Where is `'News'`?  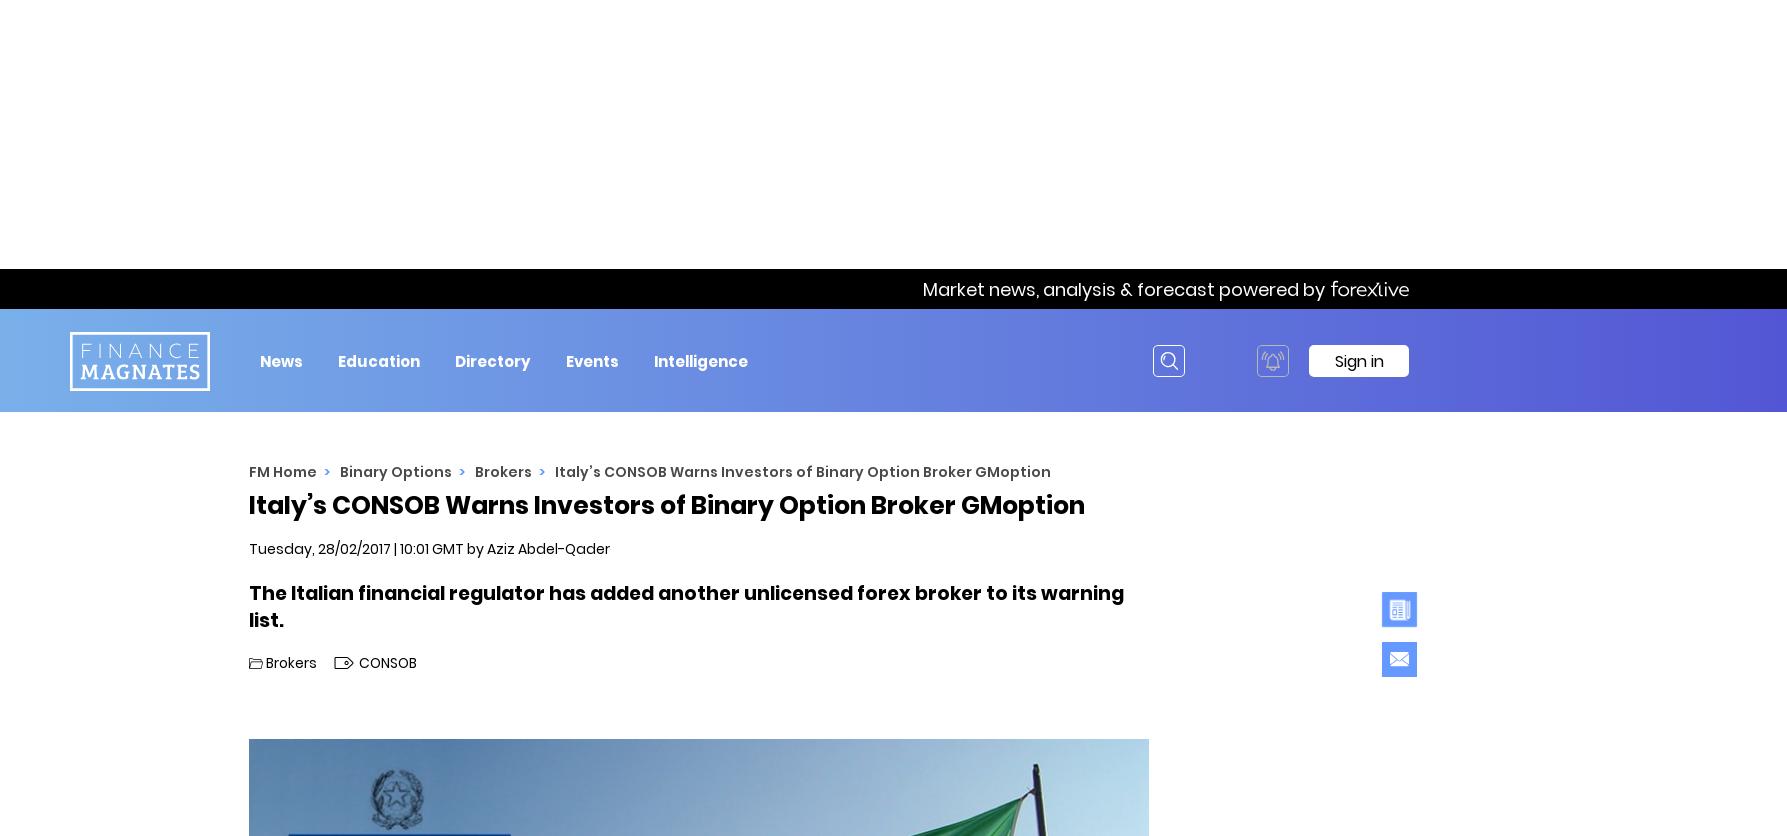 'News' is located at coordinates (280, 359).